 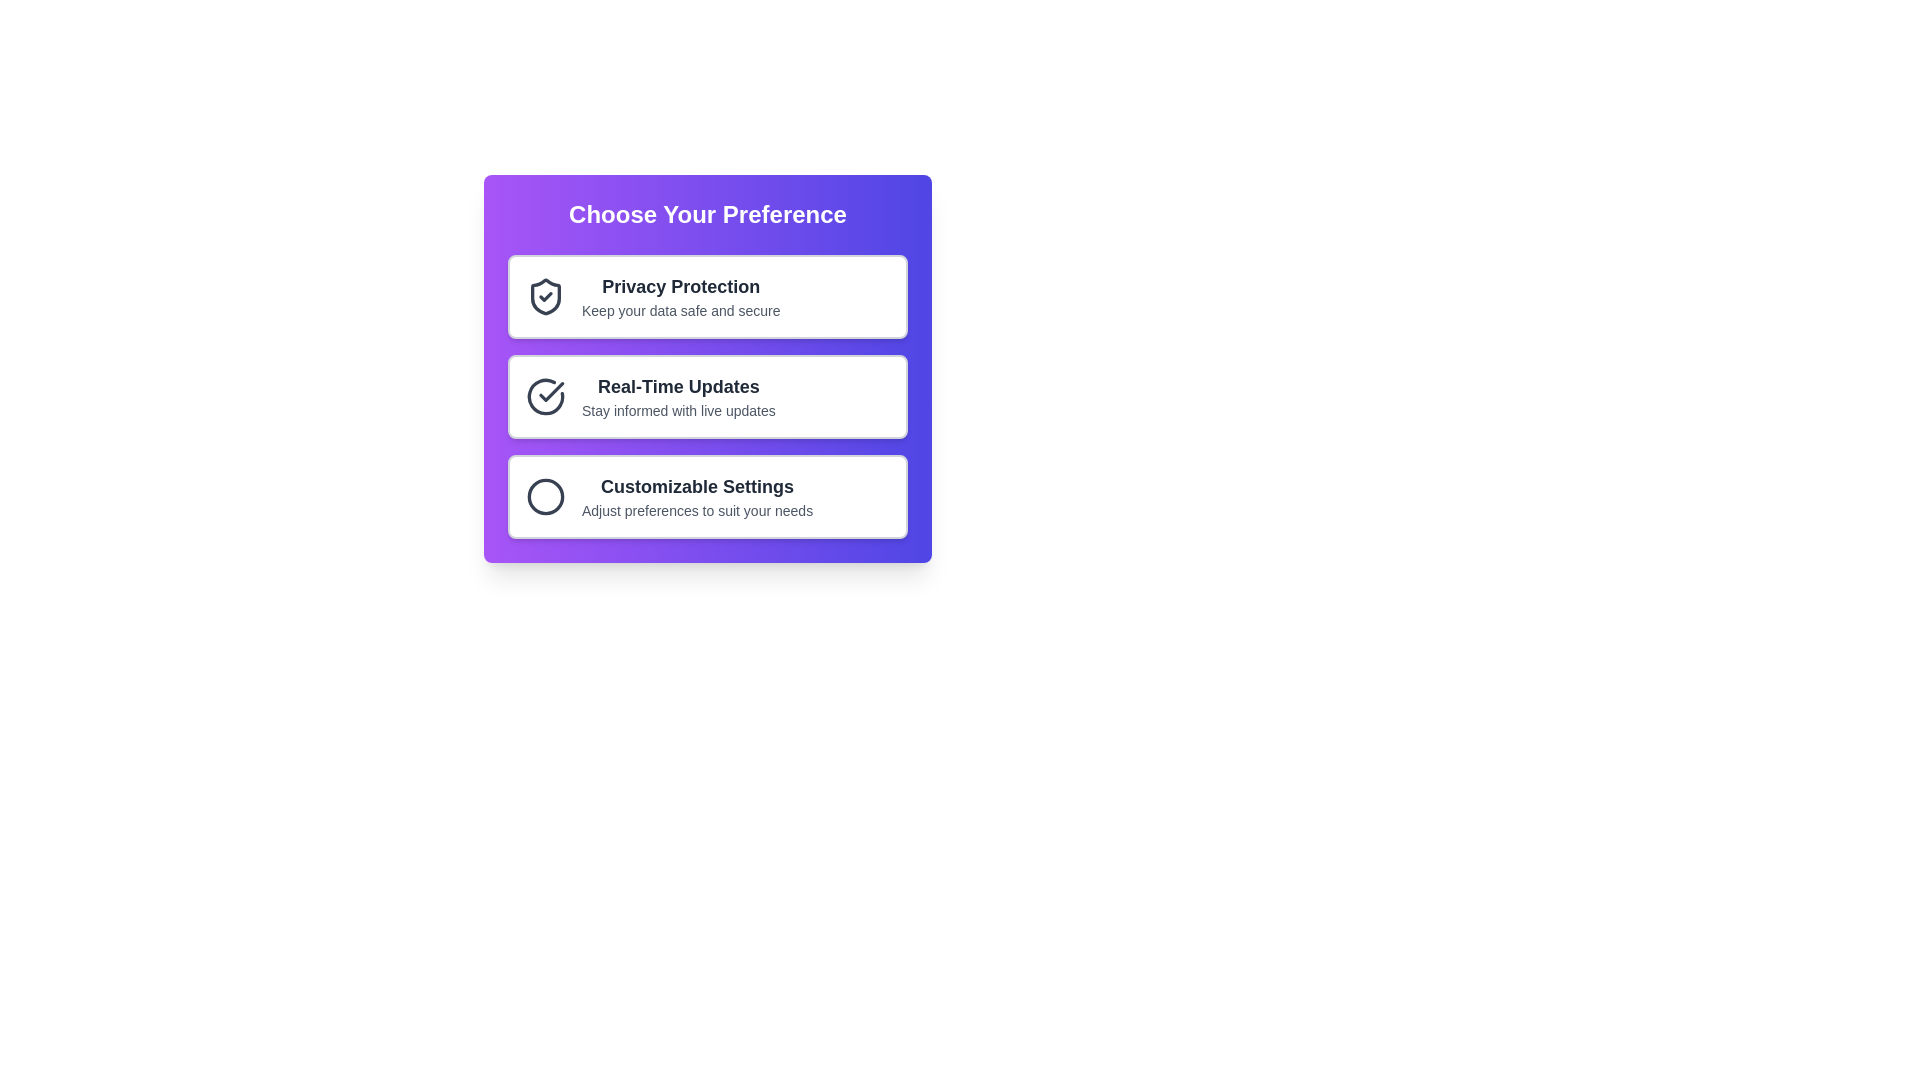 I want to click on on the text block containing the title 'Real-Time Updates' and subtitle 'Stay informed with live updates' that is positioned in the middle of a vertical list within a card with a purple background, so click(x=678, y=397).